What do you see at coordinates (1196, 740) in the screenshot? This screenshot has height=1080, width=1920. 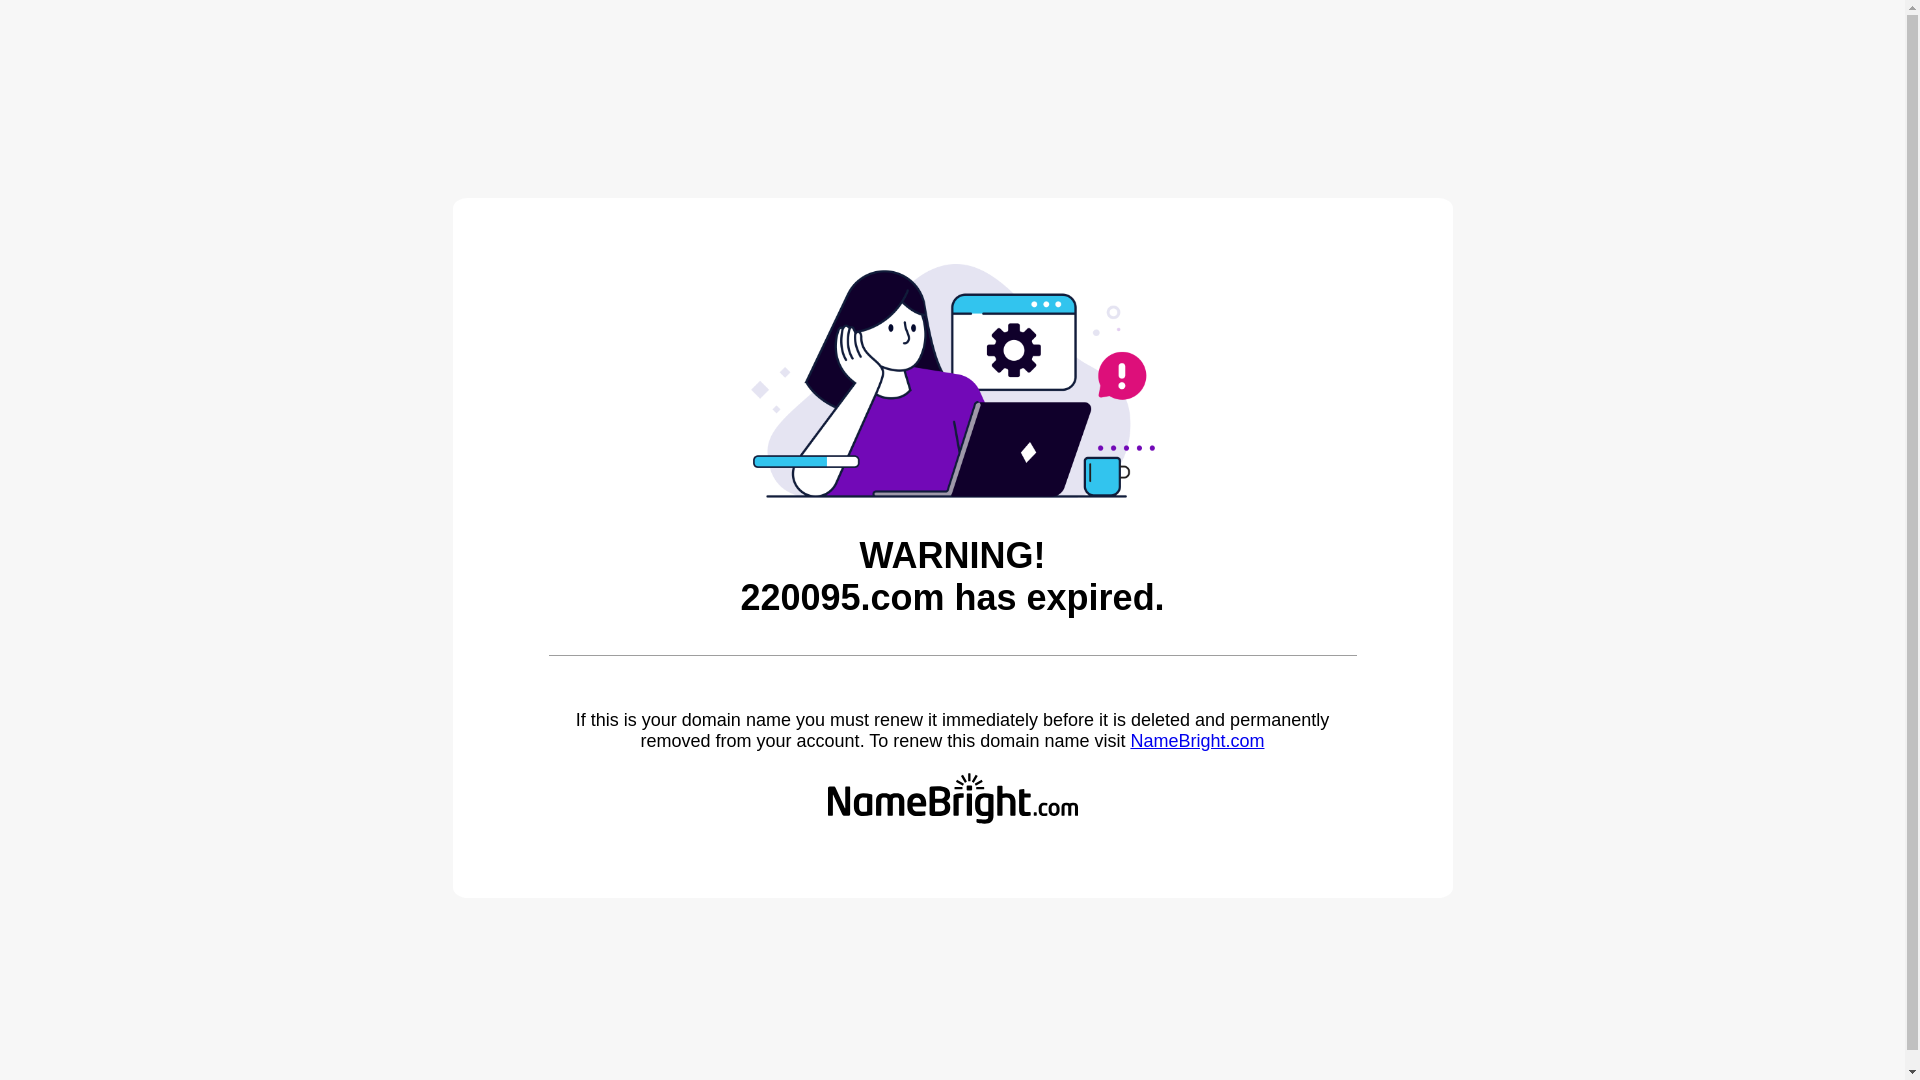 I see `'NameBright.com'` at bounding box center [1196, 740].